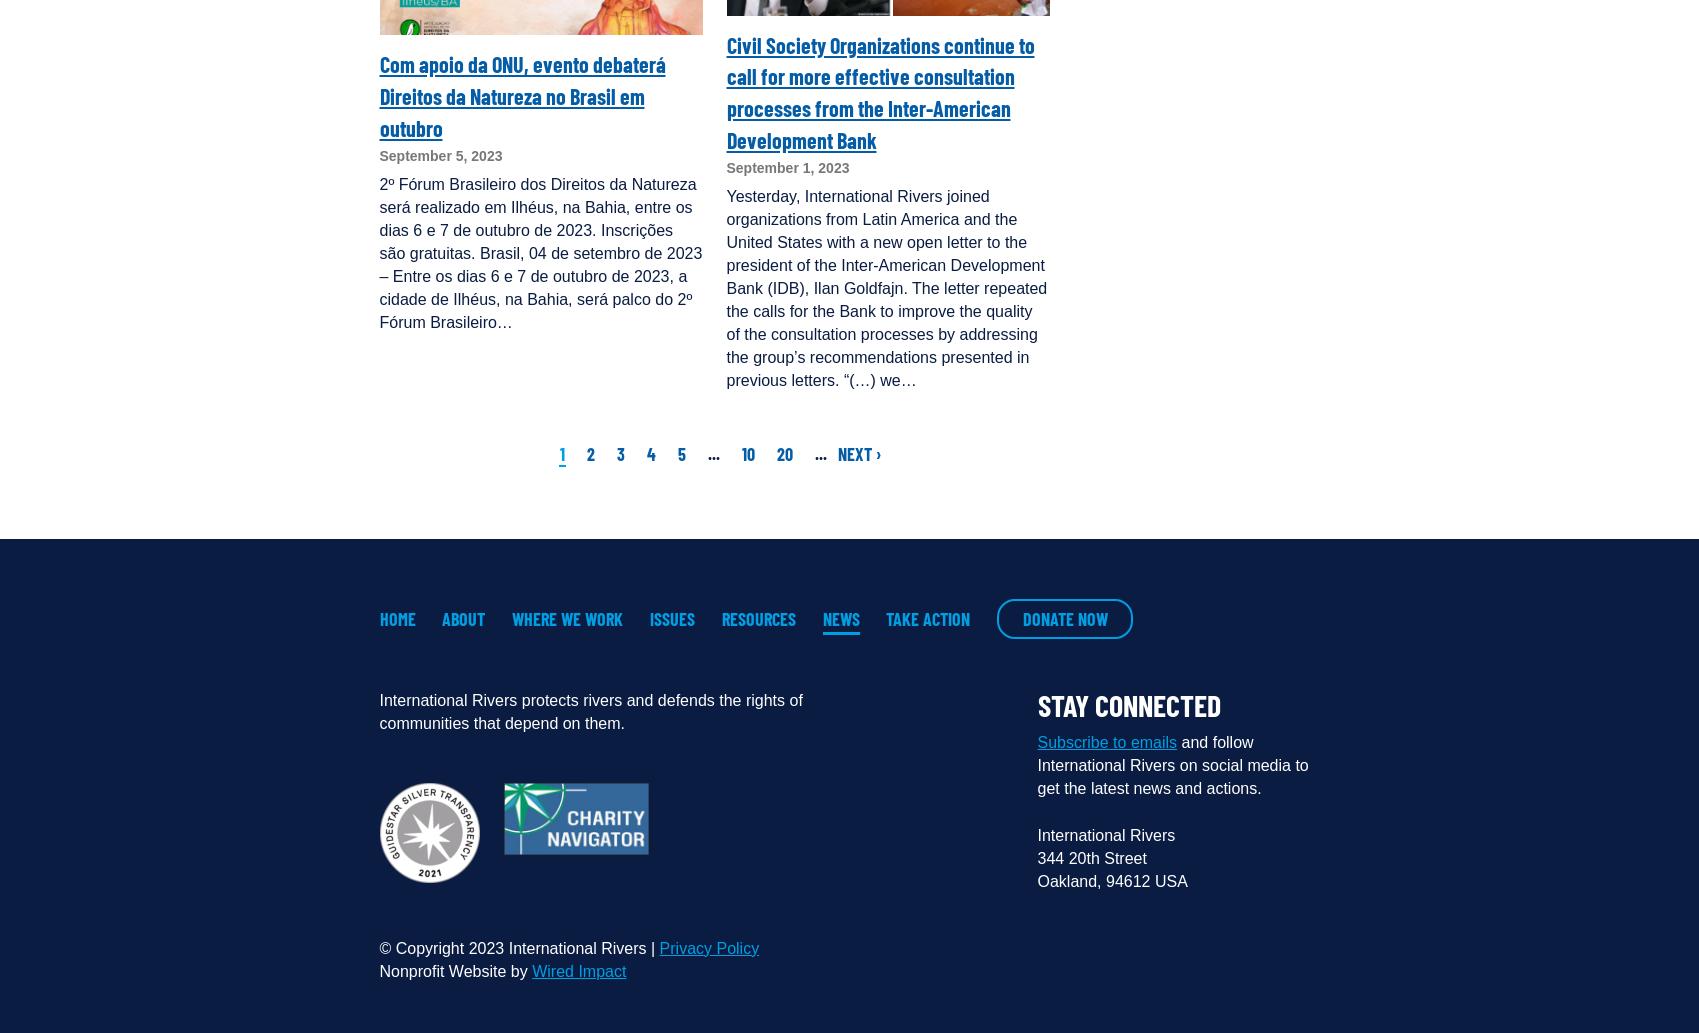 This screenshot has width=1699, height=1033. I want to click on 'International Rivers', so click(1037, 834).